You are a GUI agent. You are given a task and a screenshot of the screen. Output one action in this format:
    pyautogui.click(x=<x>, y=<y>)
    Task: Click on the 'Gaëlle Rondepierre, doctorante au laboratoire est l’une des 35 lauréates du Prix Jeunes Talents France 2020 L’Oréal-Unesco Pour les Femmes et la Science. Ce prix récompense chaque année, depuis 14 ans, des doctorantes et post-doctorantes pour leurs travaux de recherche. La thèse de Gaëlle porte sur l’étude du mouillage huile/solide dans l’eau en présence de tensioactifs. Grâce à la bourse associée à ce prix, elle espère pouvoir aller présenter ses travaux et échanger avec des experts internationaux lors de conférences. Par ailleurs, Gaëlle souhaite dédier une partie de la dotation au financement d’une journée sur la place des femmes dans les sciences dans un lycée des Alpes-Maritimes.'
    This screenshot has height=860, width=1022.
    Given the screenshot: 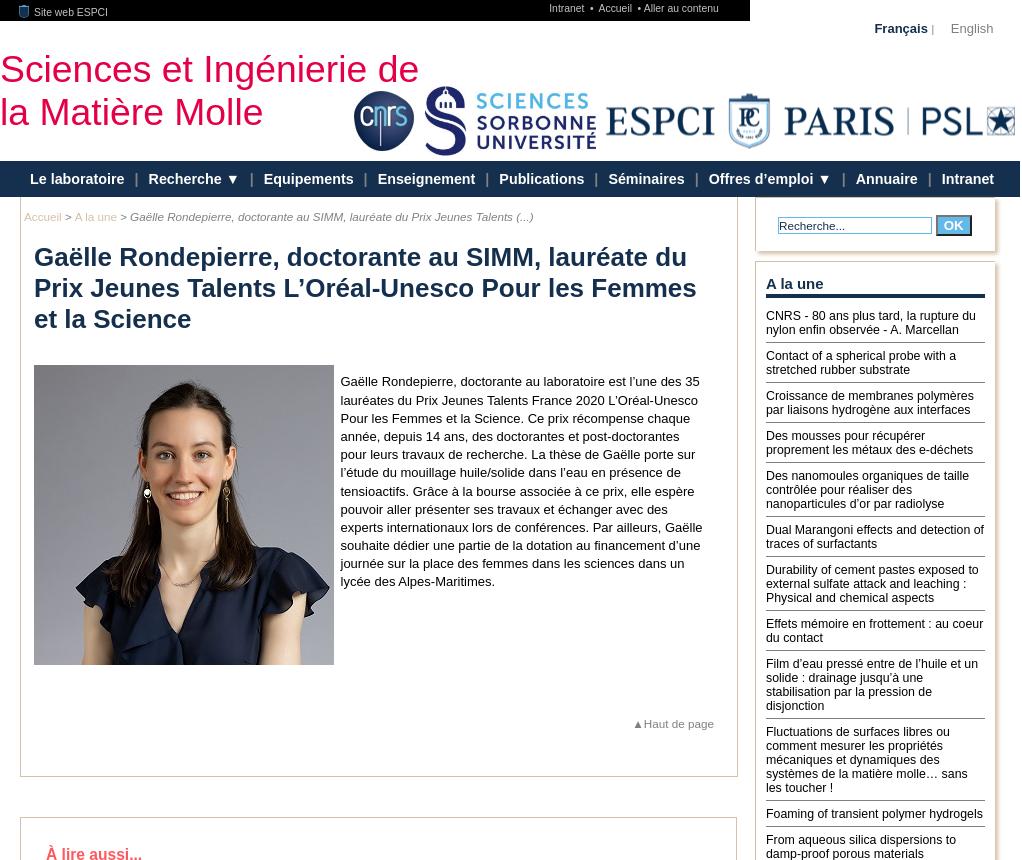 What is the action you would take?
    pyautogui.click(x=520, y=481)
    